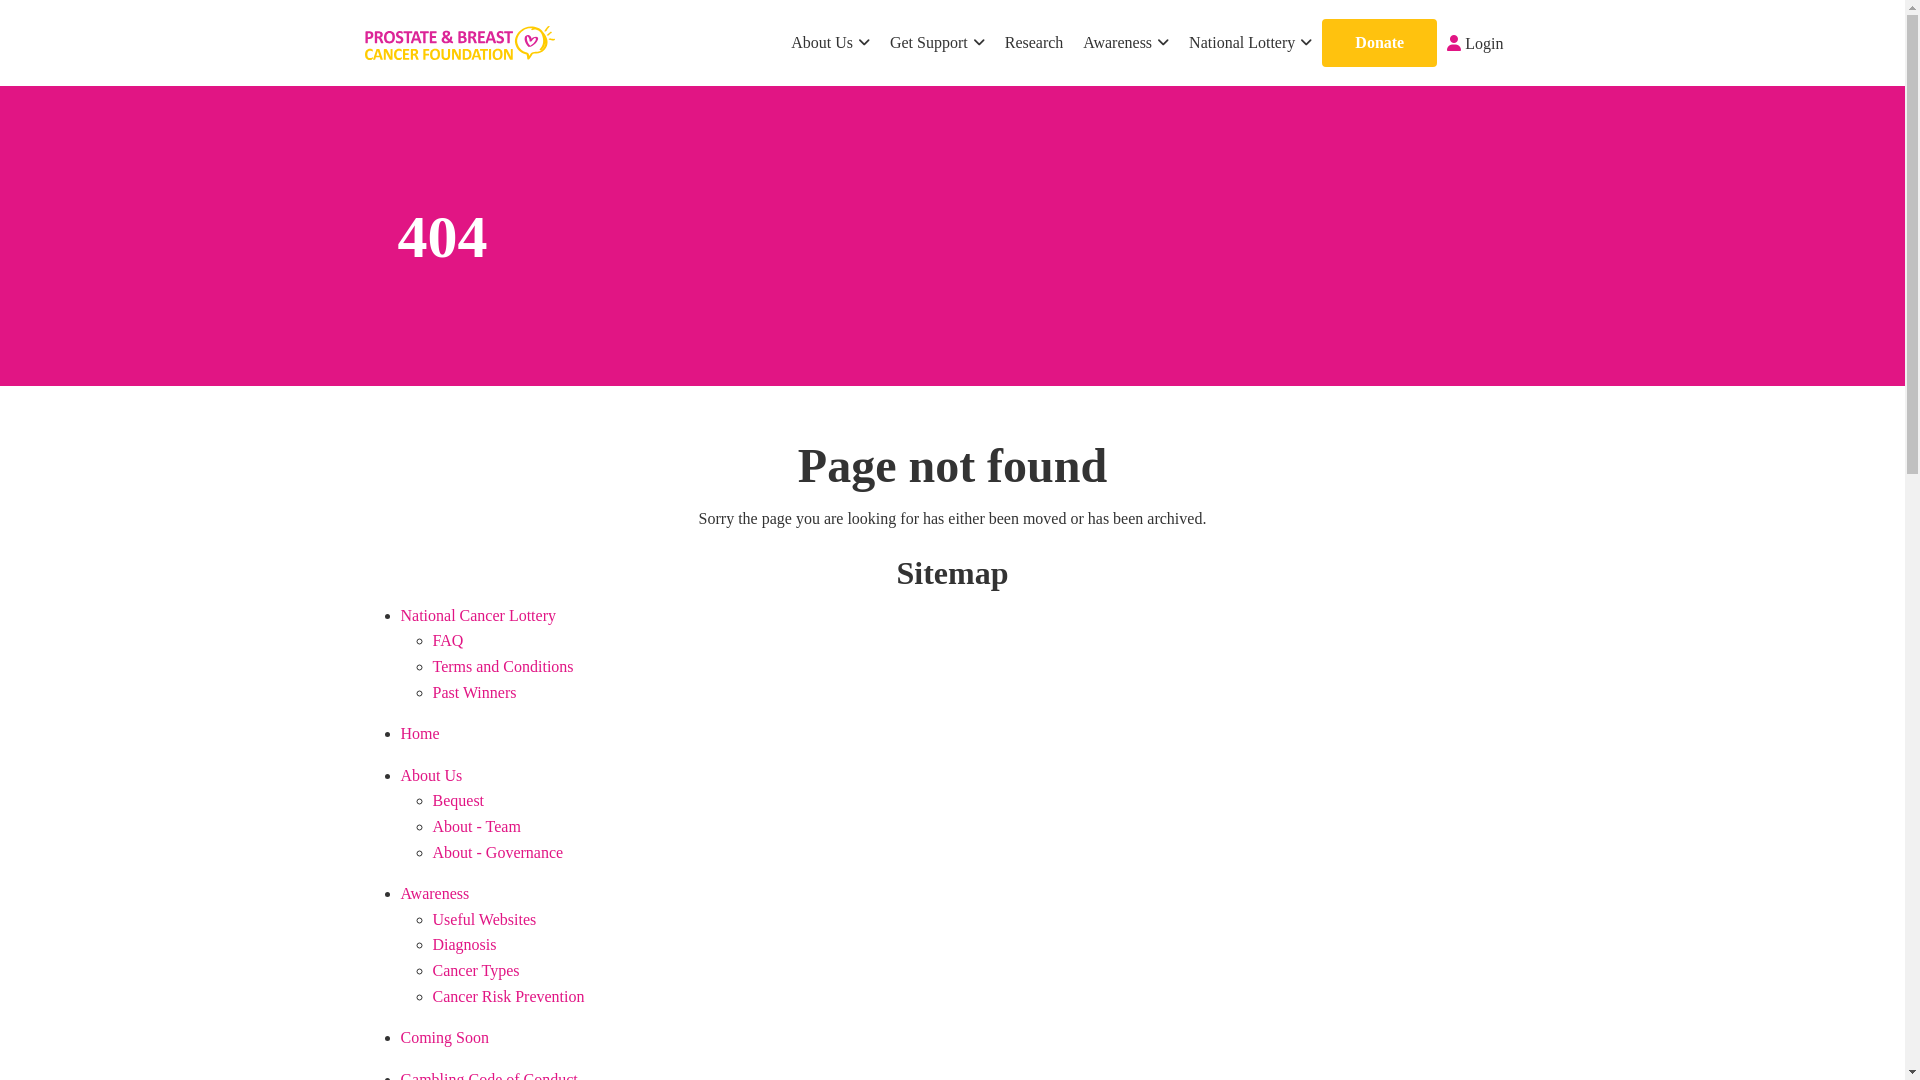  I want to click on 'Useful Websites', so click(431, 919).